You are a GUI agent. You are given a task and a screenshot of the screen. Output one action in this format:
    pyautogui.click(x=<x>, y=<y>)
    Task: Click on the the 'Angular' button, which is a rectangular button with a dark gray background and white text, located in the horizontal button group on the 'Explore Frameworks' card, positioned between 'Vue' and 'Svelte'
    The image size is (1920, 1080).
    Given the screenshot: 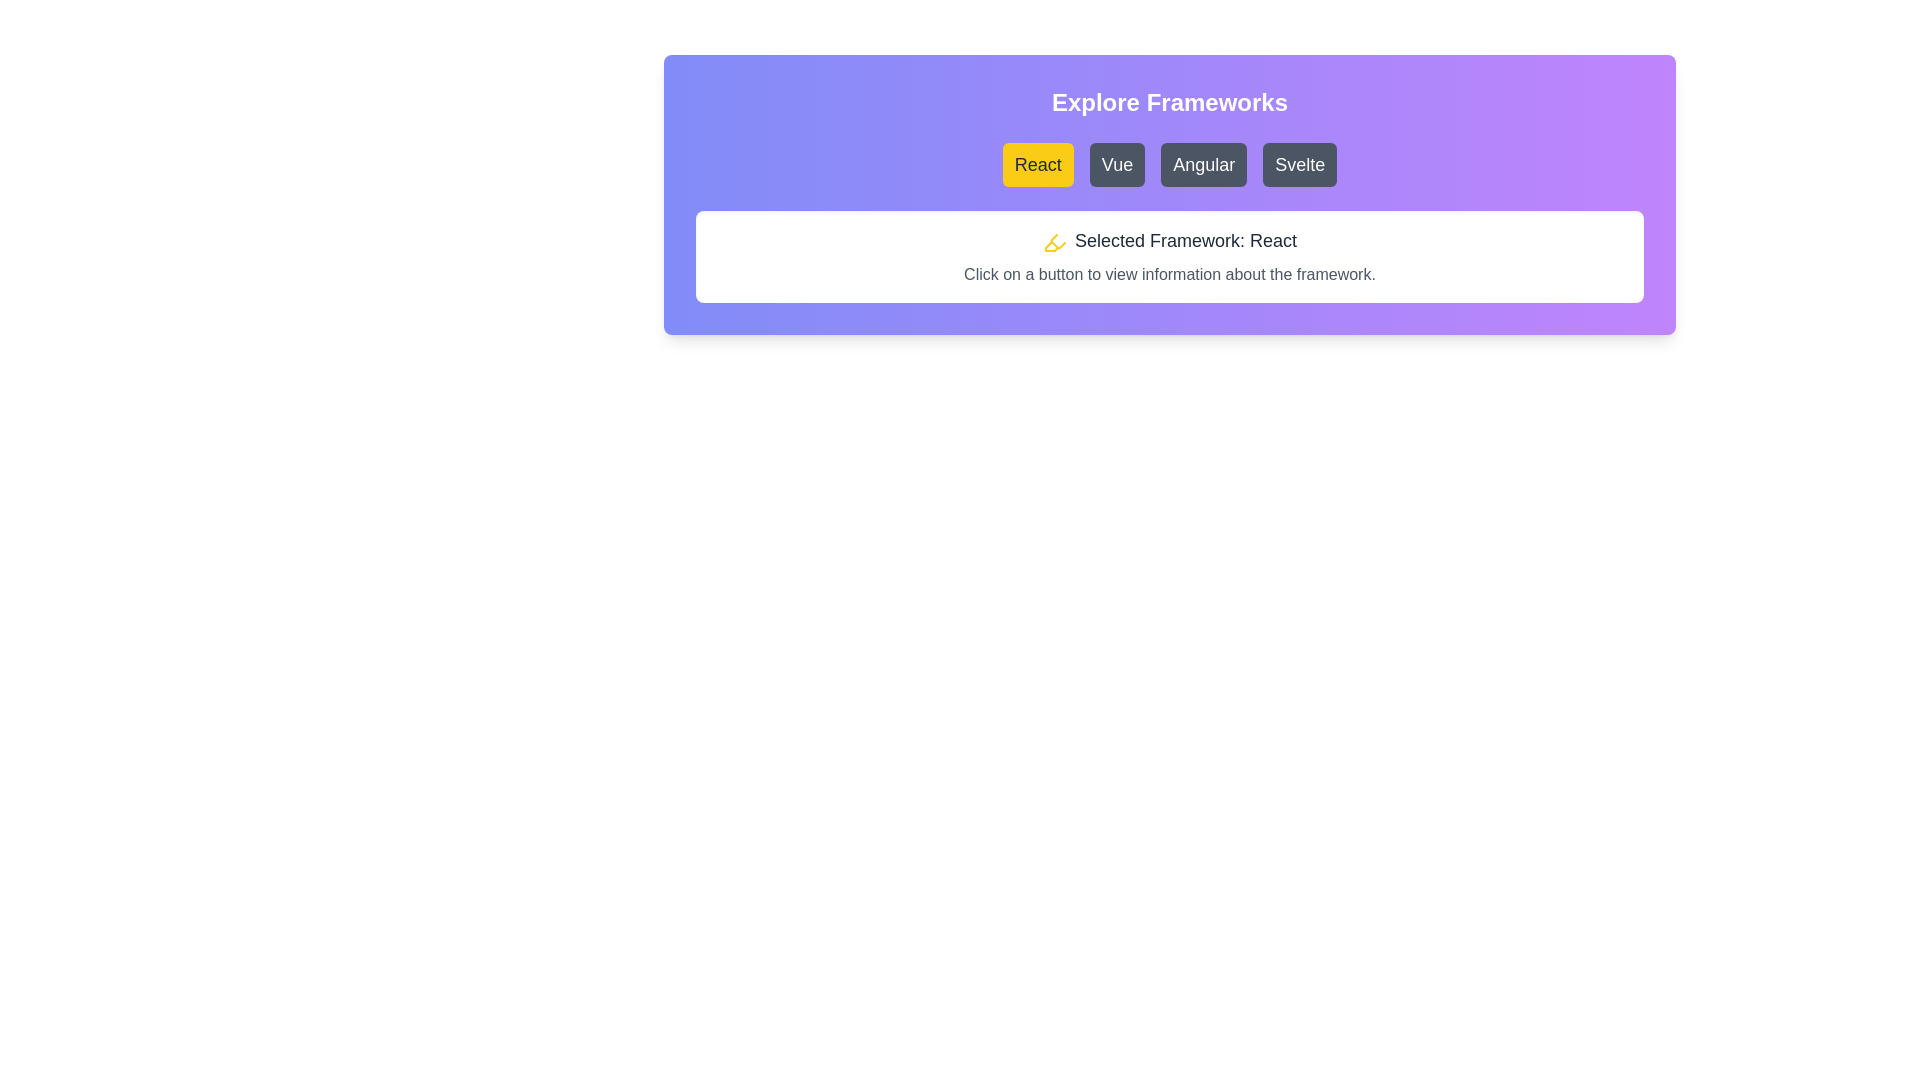 What is the action you would take?
    pyautogui.click(x=1203, y=164)
    